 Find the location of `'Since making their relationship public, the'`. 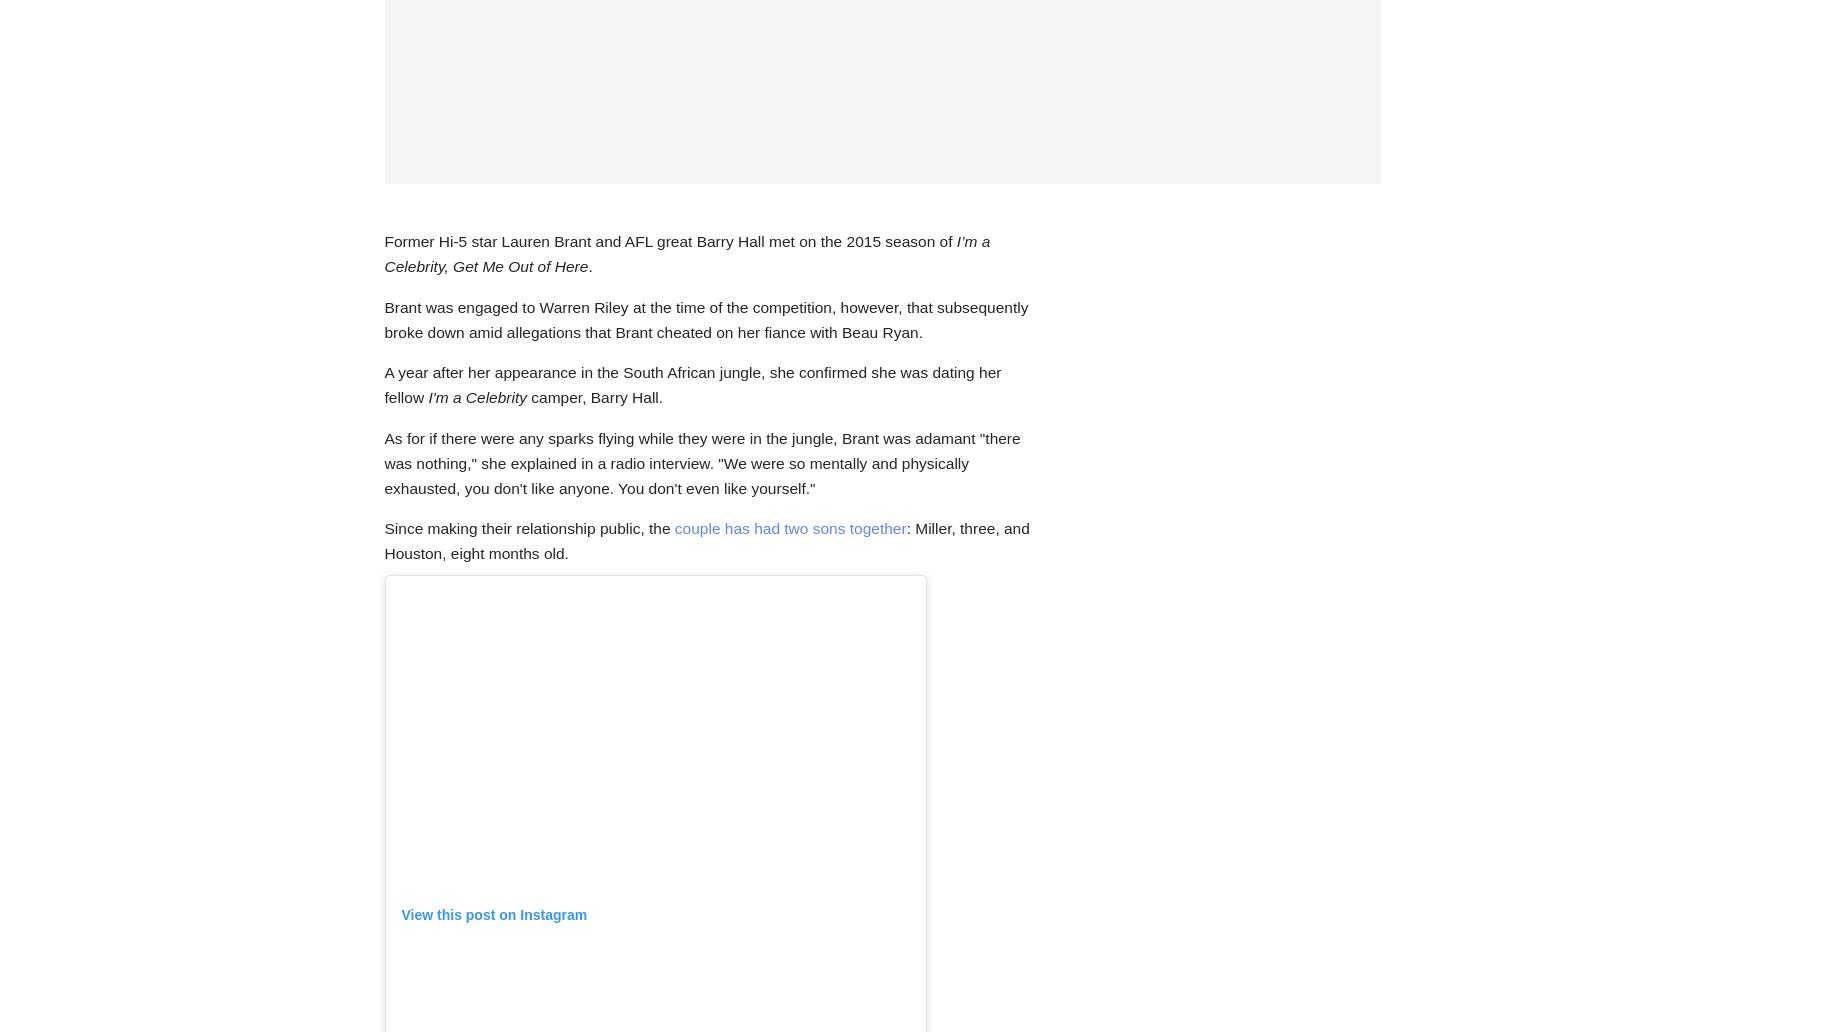

'Since making their relationship public, the' is located at coordinates (384, 528).